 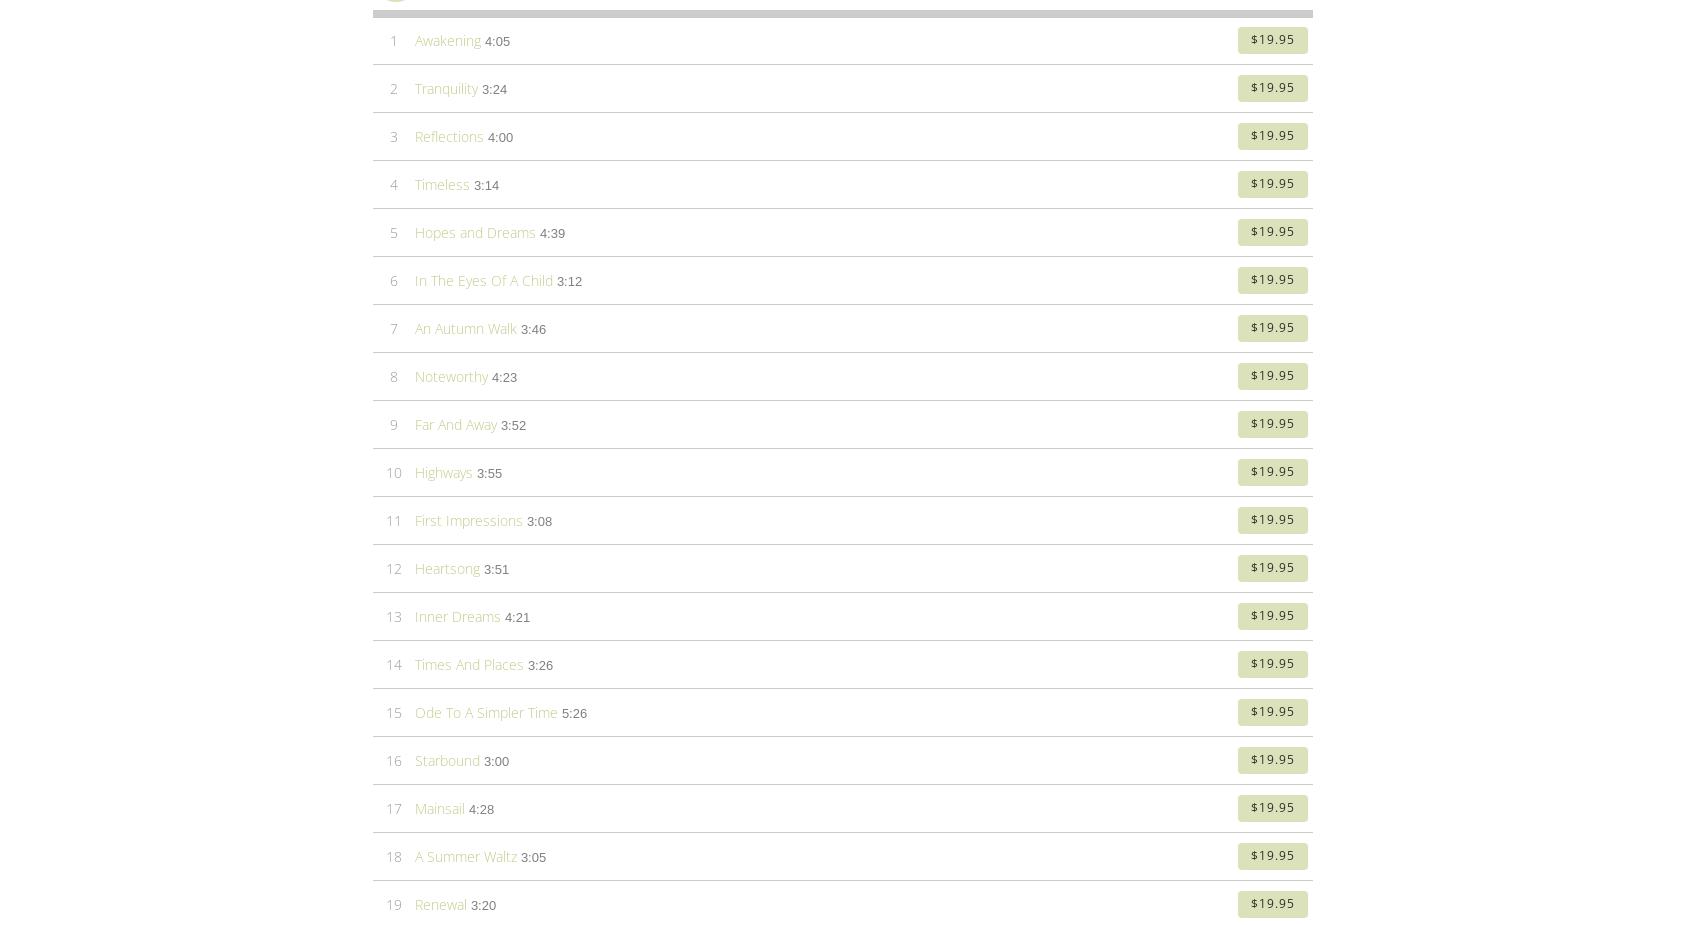 I want to click on 'Package and Order Details', so click(x=550, y=418).